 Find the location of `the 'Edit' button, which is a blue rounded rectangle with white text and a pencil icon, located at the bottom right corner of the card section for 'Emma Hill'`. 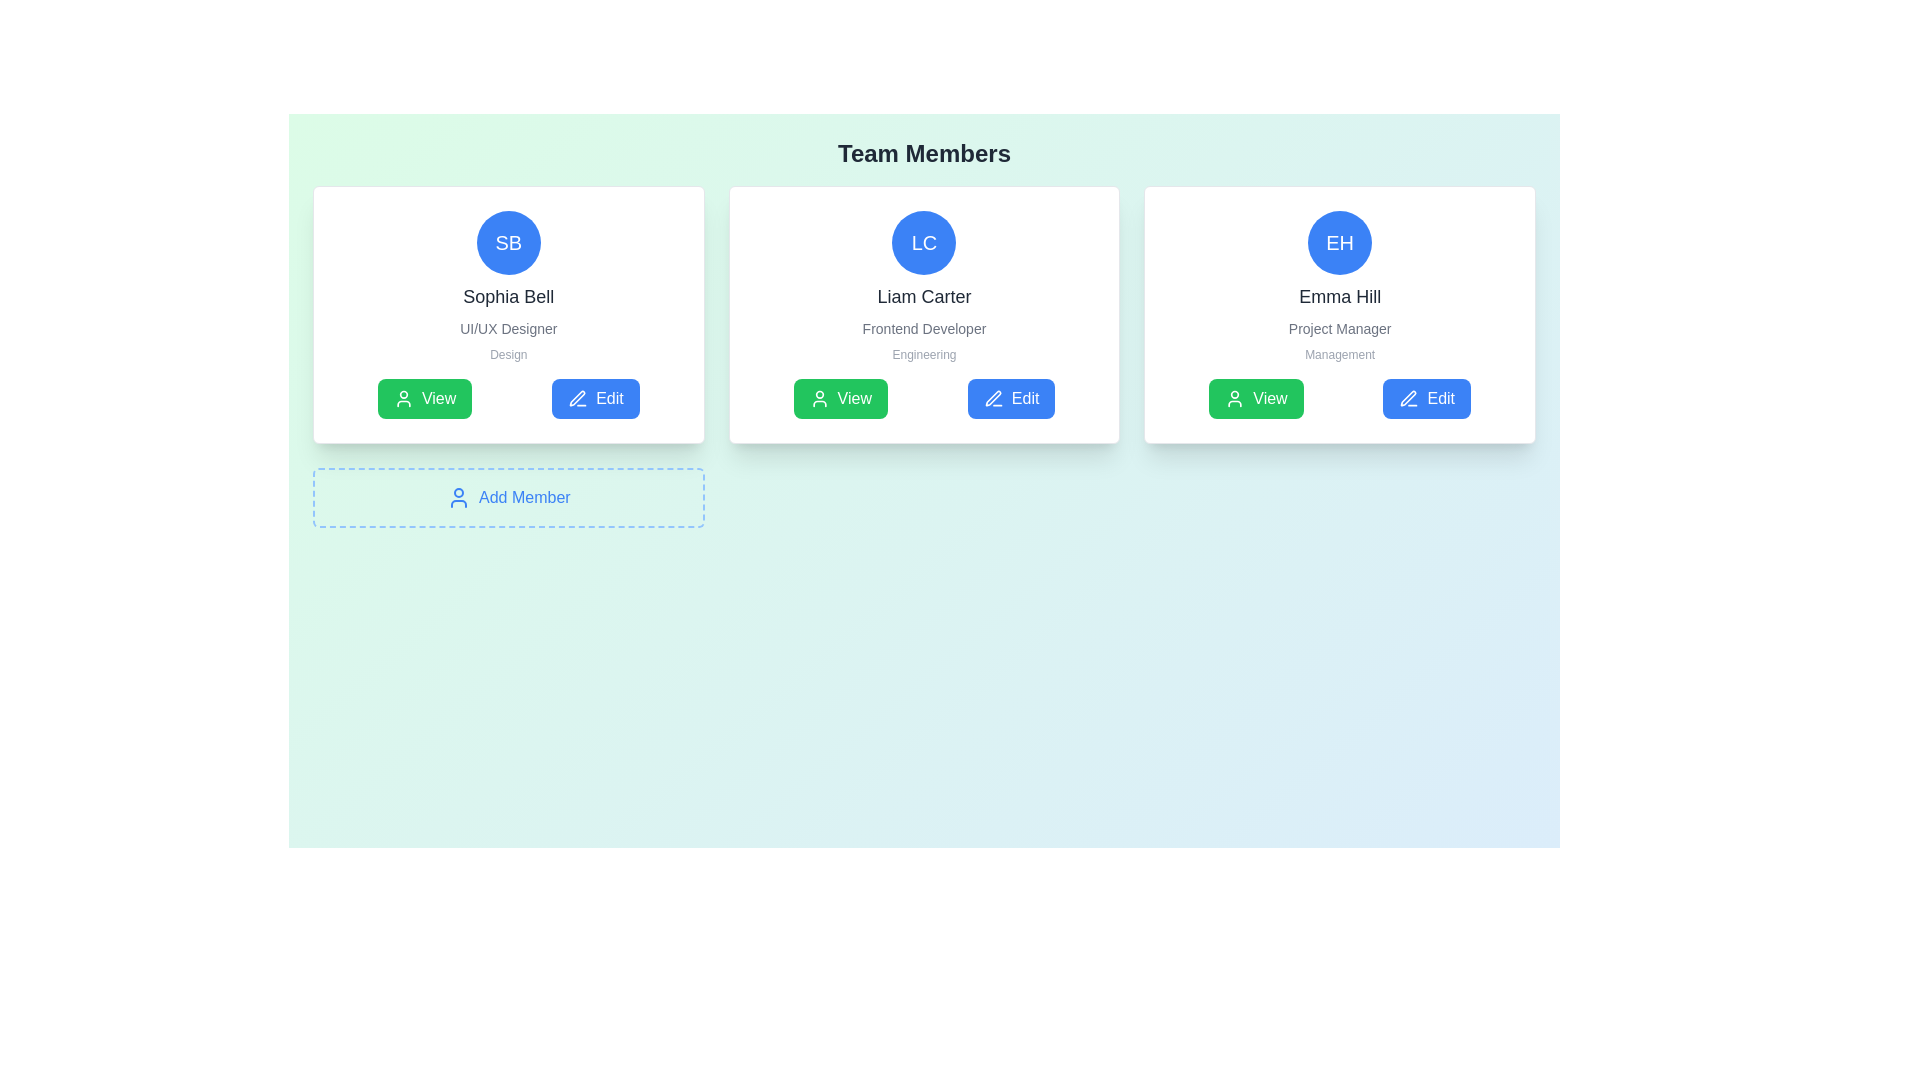

the 'Edit' button, which is a blue rounded rectangle with white text and a pencil icon, located at the bottom right corner of the card section for 'Emma Hill' is located at coordinates (1426, 398).